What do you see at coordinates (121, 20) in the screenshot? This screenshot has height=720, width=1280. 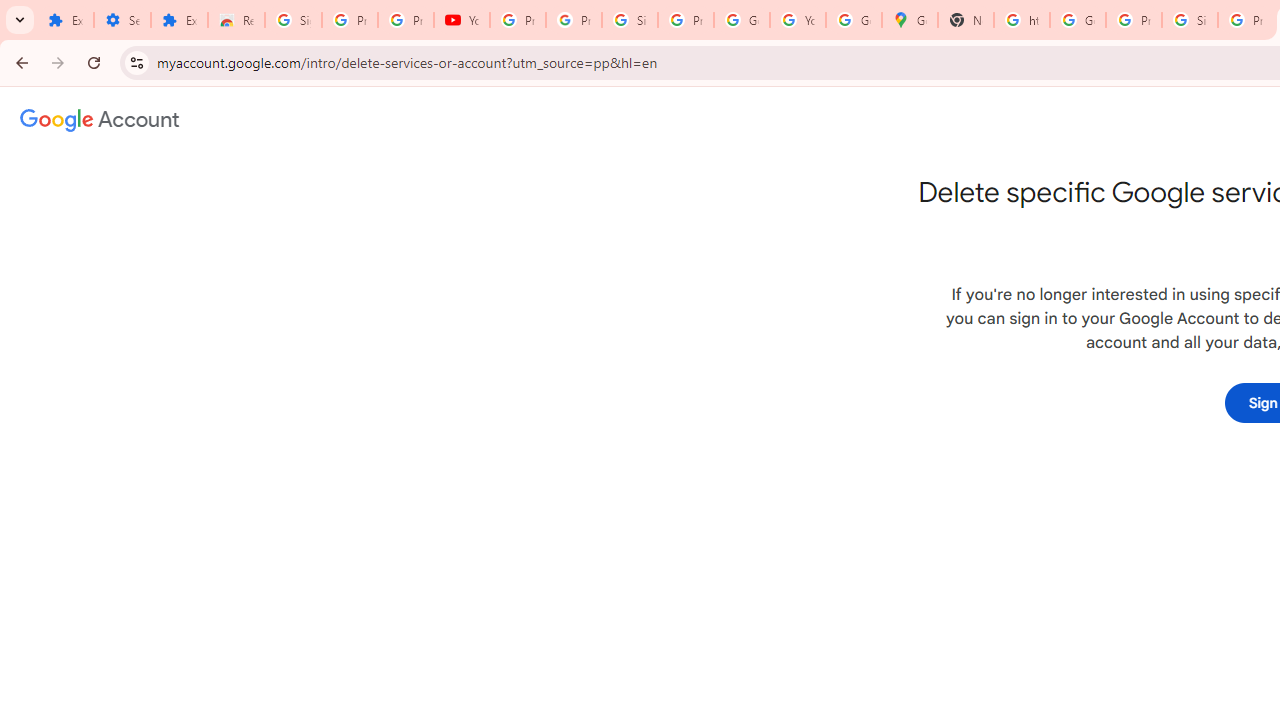 I see `'Settings'` at bounding box center [121, 20].